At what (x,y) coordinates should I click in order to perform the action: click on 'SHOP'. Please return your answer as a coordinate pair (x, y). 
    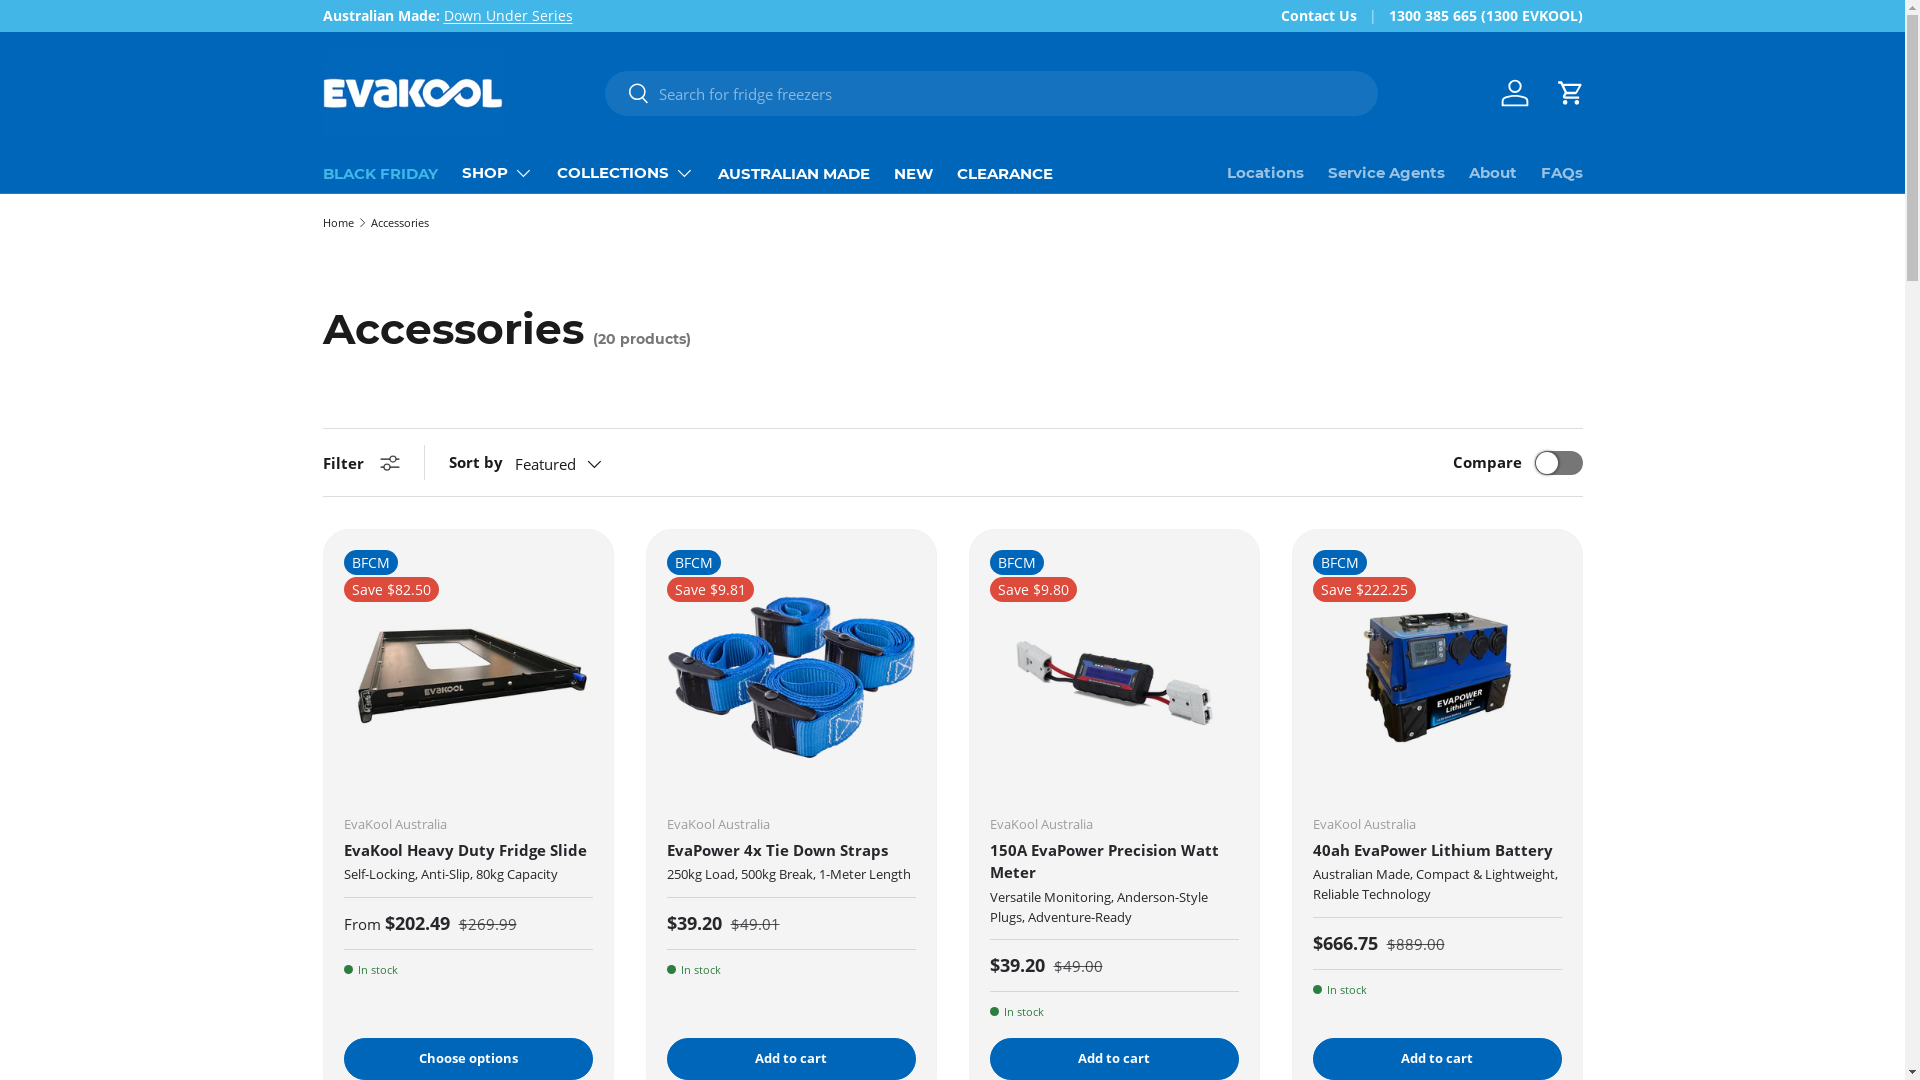
    Looking at the image, I should click on (460, 172).